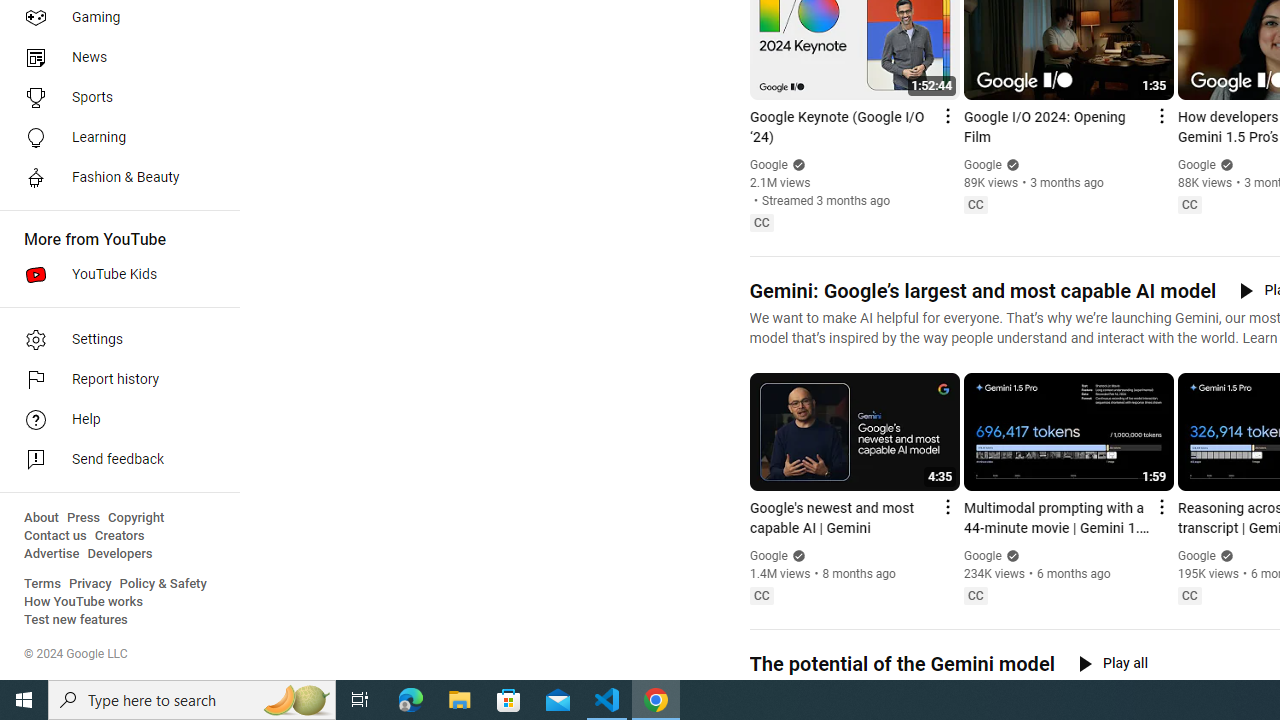 The width and height of the screenshot is (1280, 720). I want to click on 'News', so click(112, 56).